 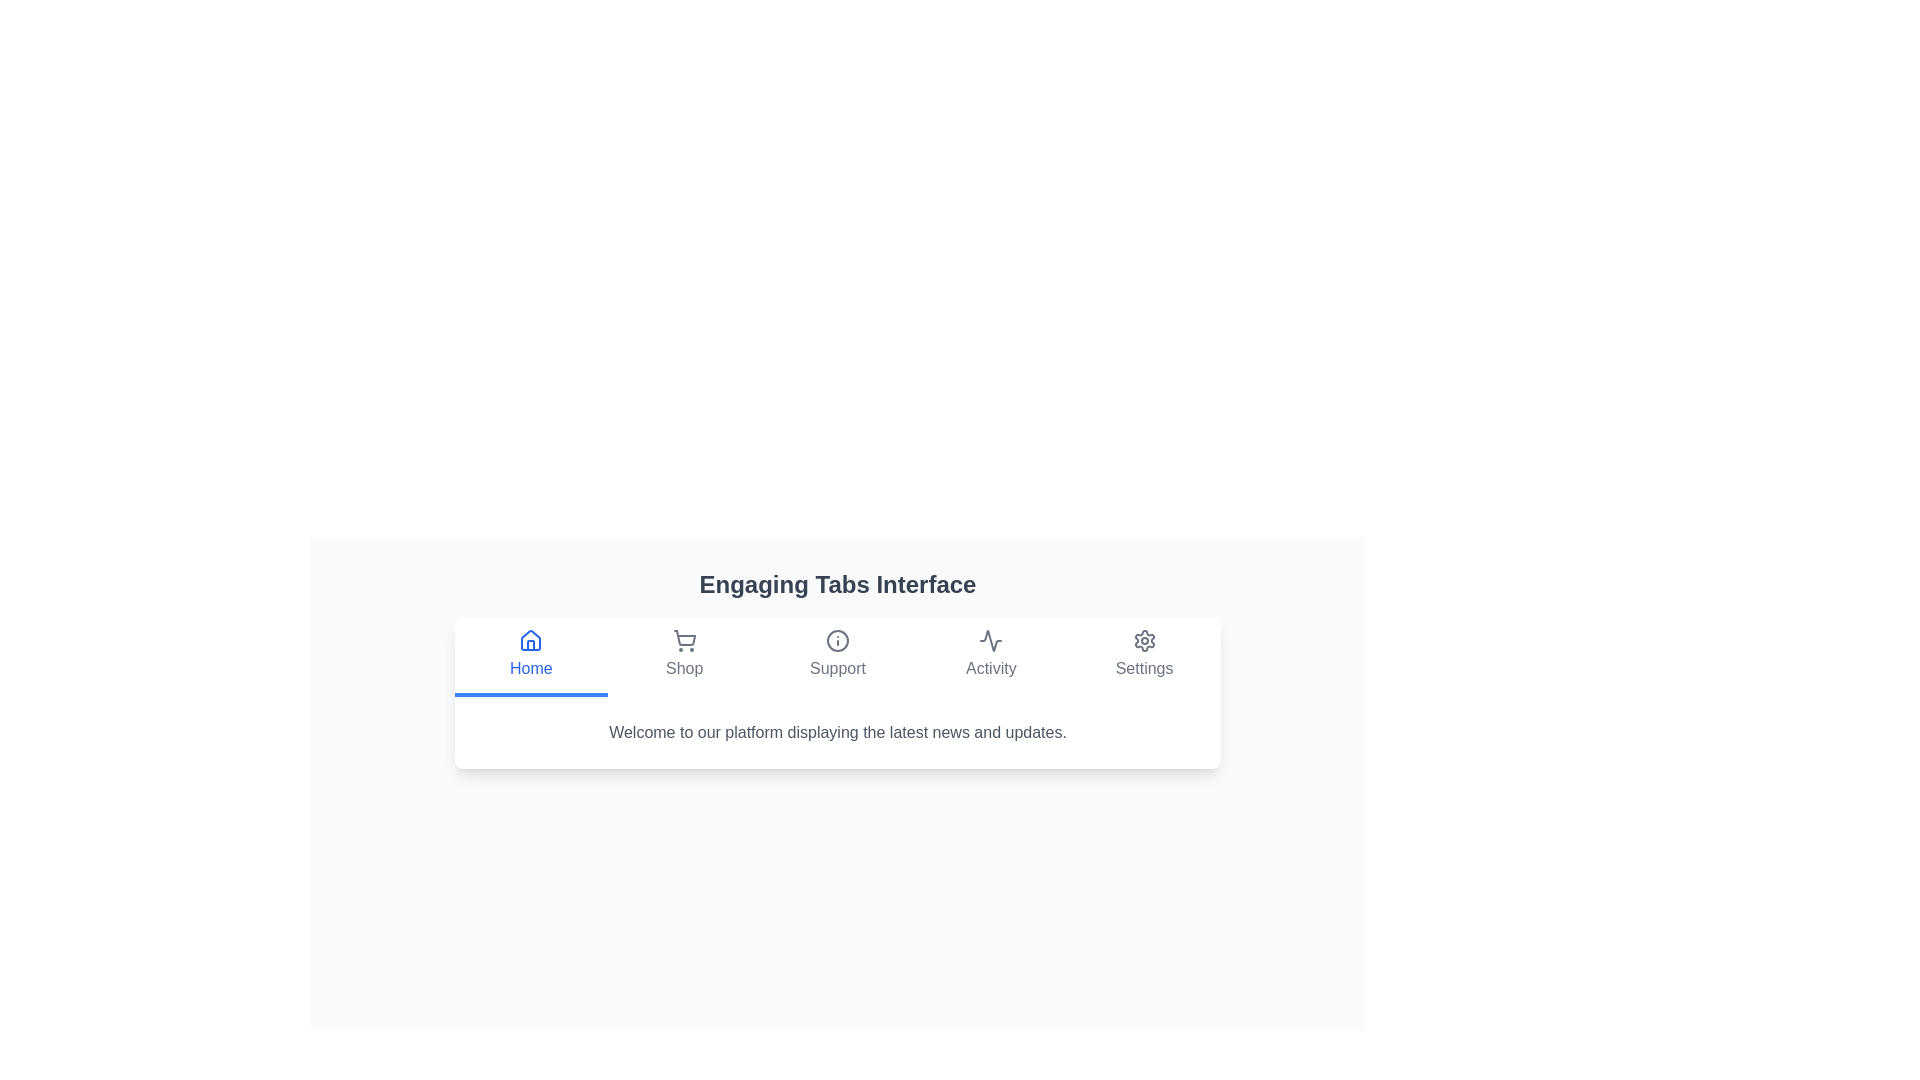 What do you see at coordinates (838, 656) in the screenshot?
I see `the 'Support' navigation tab` at bounding box center [838, 656].